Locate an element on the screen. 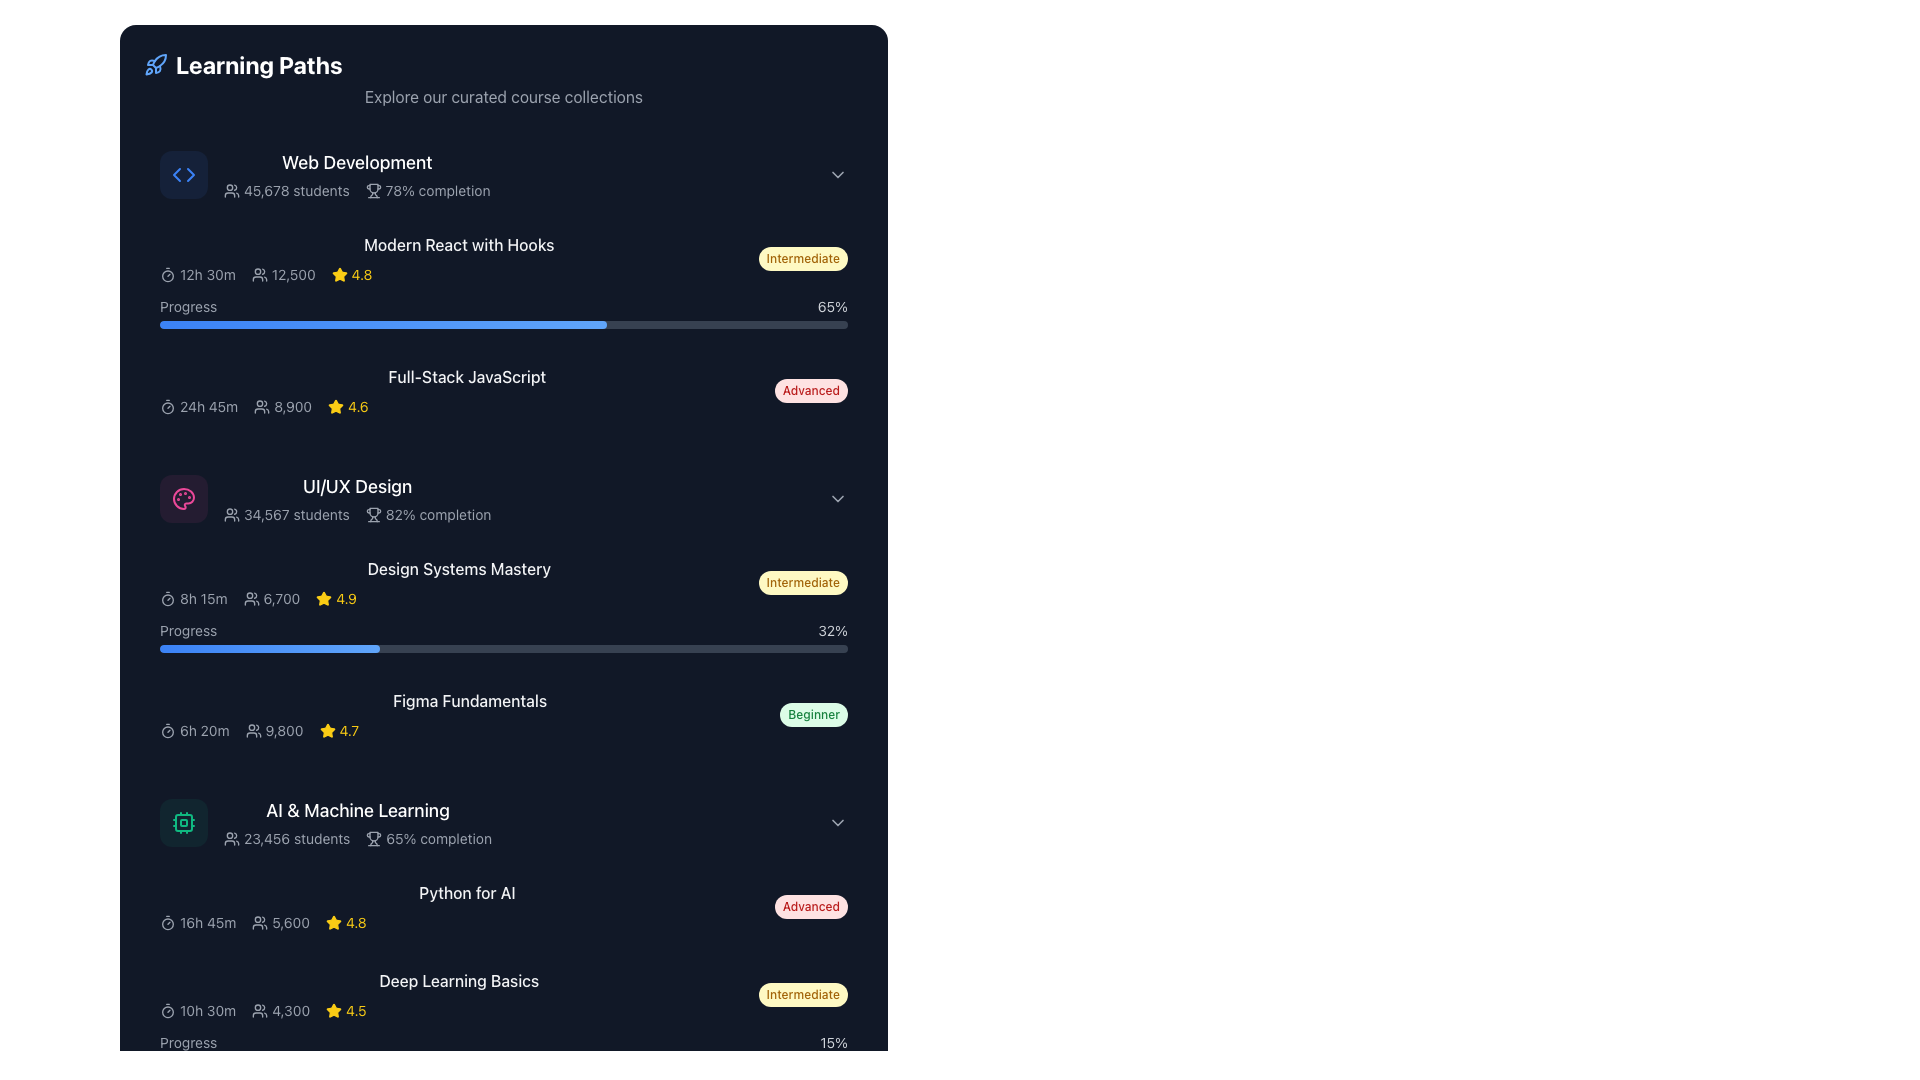 The image size is (1920, 1080). the small circular timer icon located to the left of the text '10h 30m' in the row labeled 'Deep Learning Basics' is located at coordinates (168, 1010).